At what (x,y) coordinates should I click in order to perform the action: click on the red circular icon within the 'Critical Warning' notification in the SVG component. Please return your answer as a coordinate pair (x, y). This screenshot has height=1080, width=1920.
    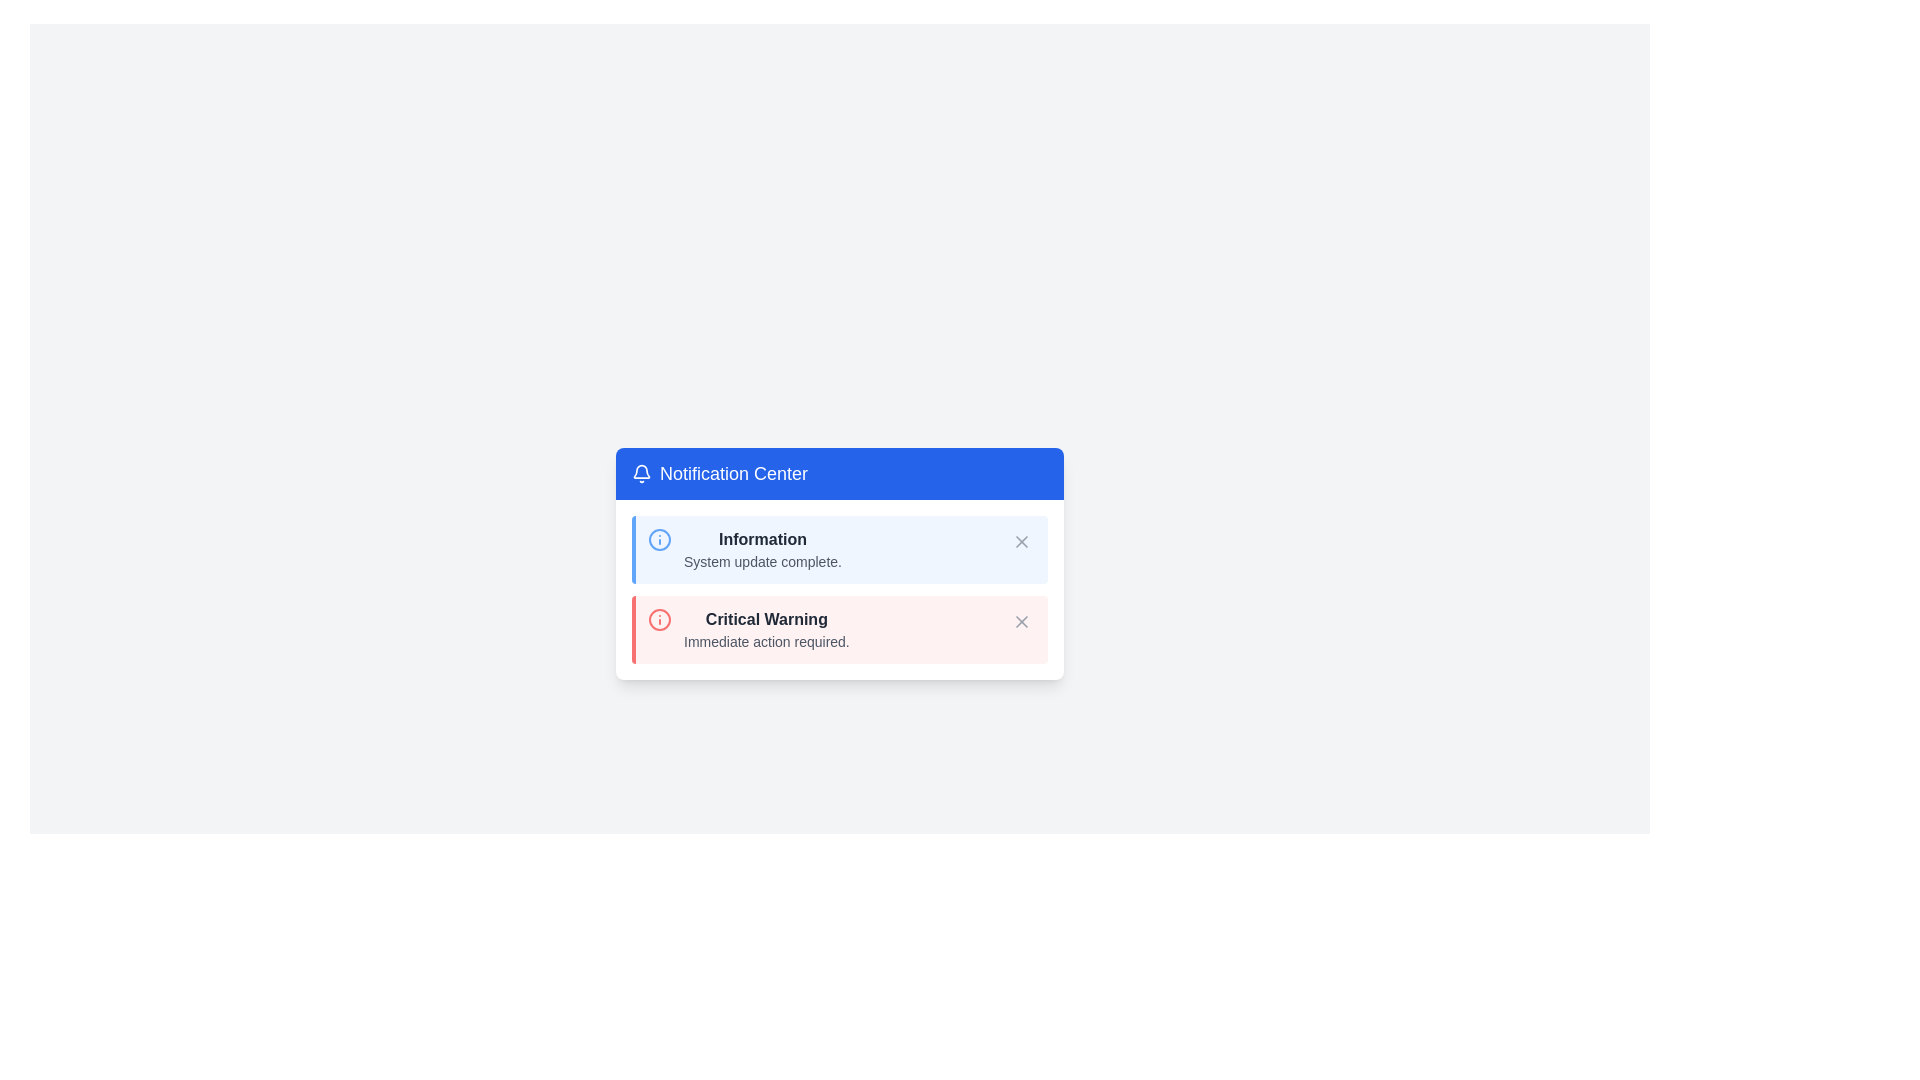
    Looking at the image, I should click on (660, 619).